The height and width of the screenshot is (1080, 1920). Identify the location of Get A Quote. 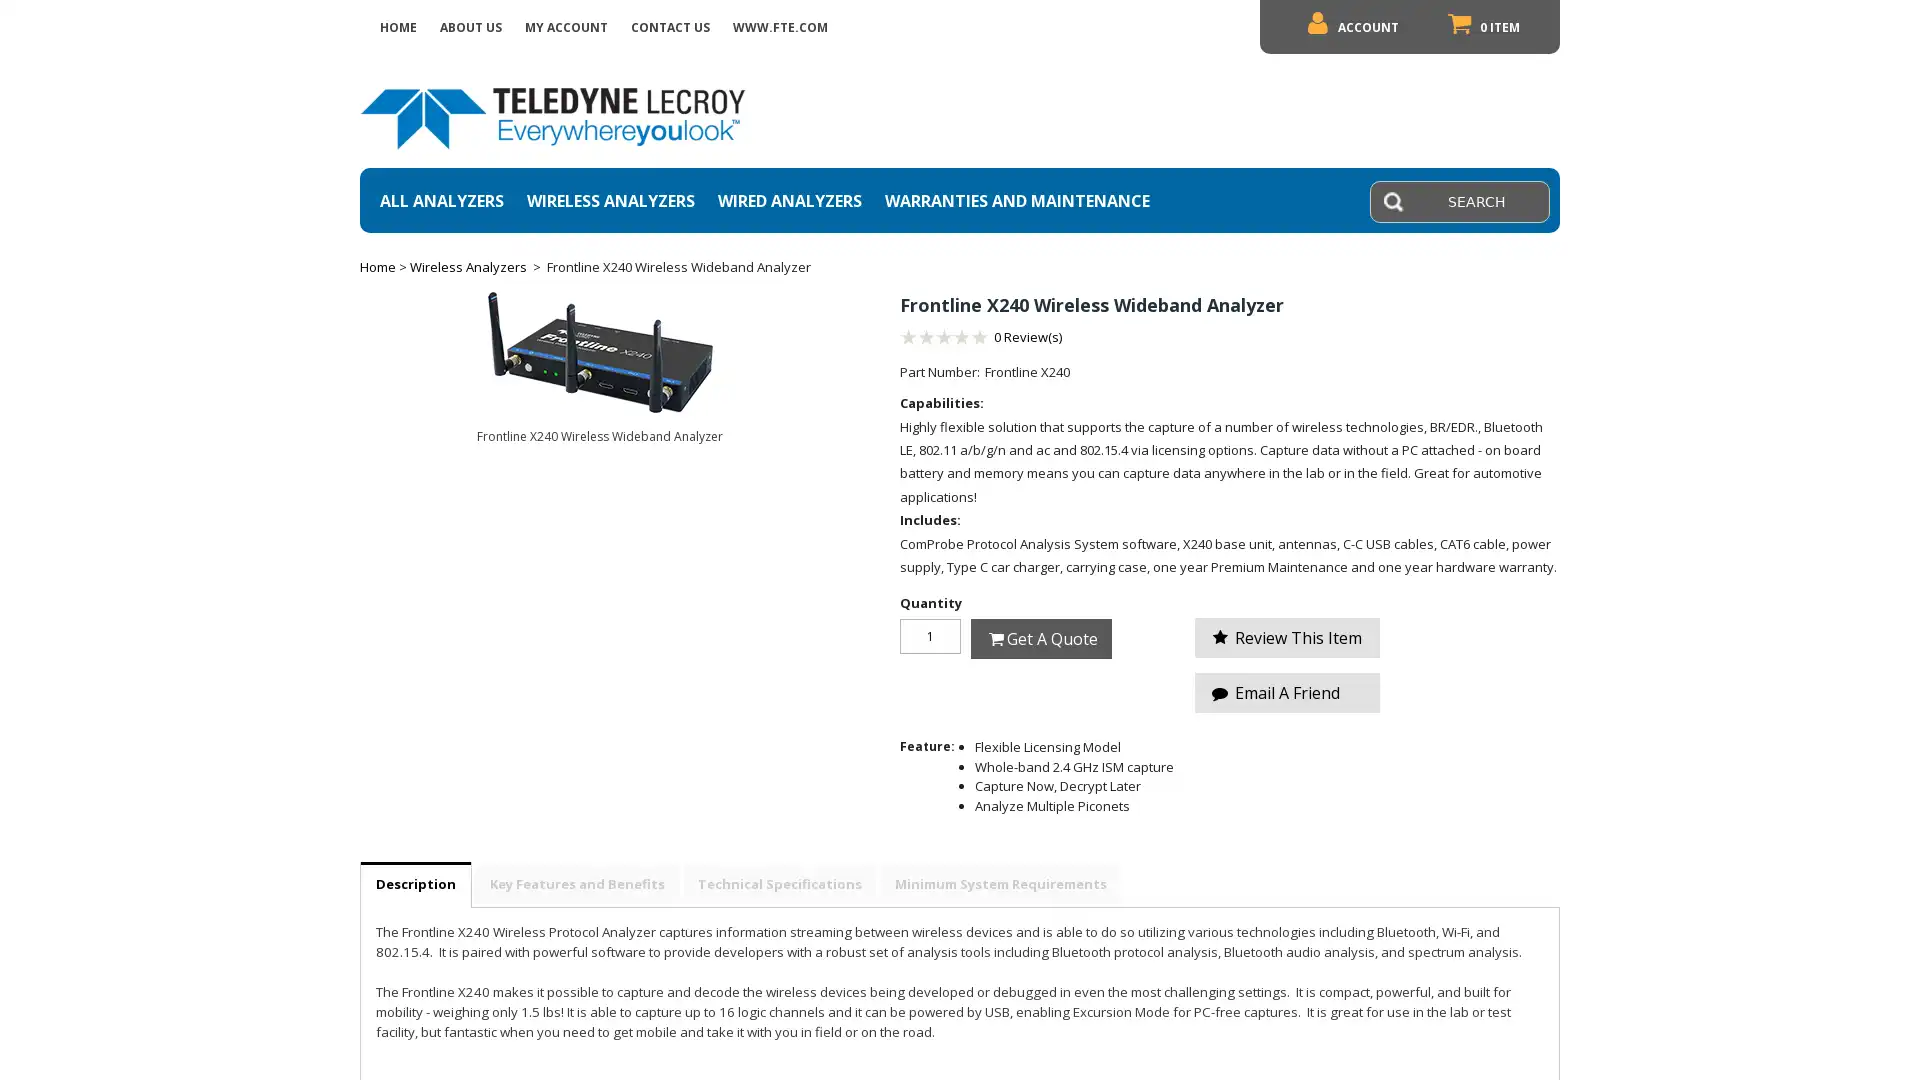
(1040, 637).